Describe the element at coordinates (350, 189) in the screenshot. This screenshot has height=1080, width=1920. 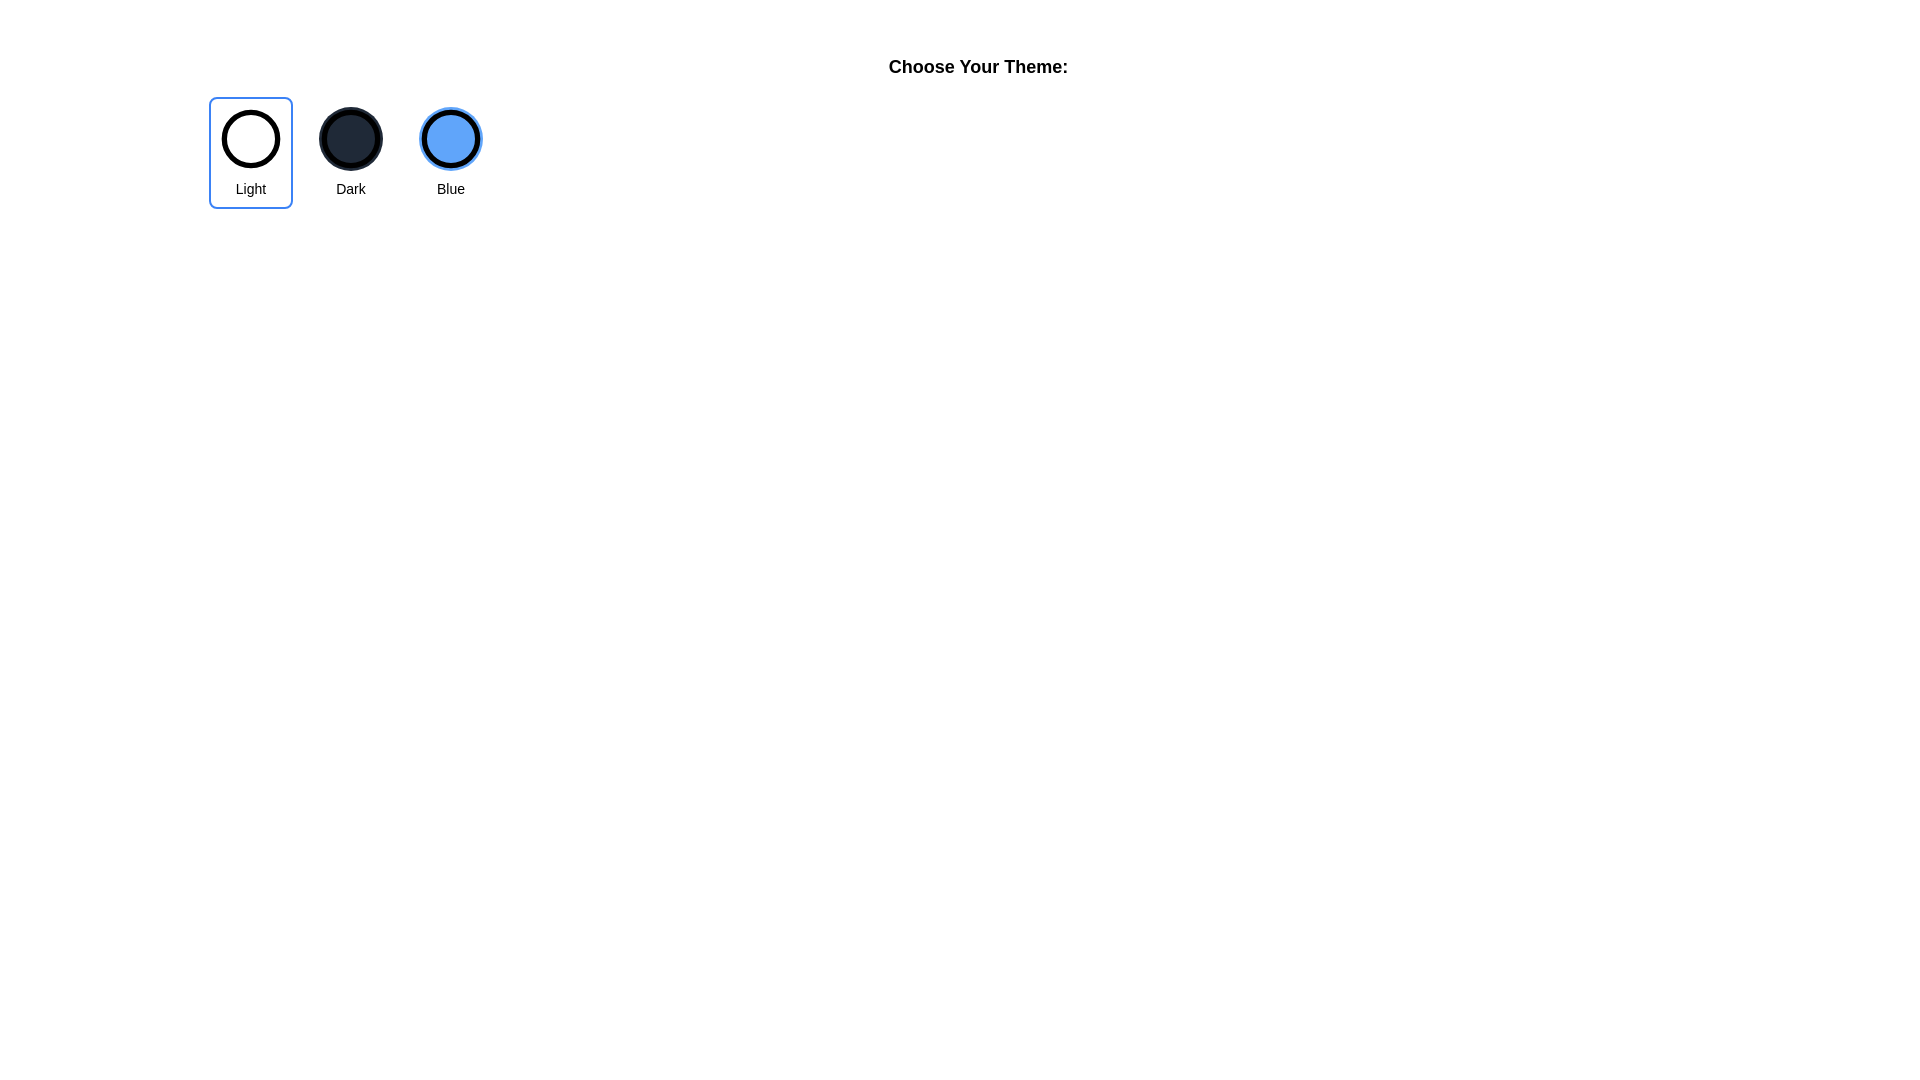
I see `text label displaying the word 'Dark' in lowercase letters located directly below a circular dark icon` at that location.